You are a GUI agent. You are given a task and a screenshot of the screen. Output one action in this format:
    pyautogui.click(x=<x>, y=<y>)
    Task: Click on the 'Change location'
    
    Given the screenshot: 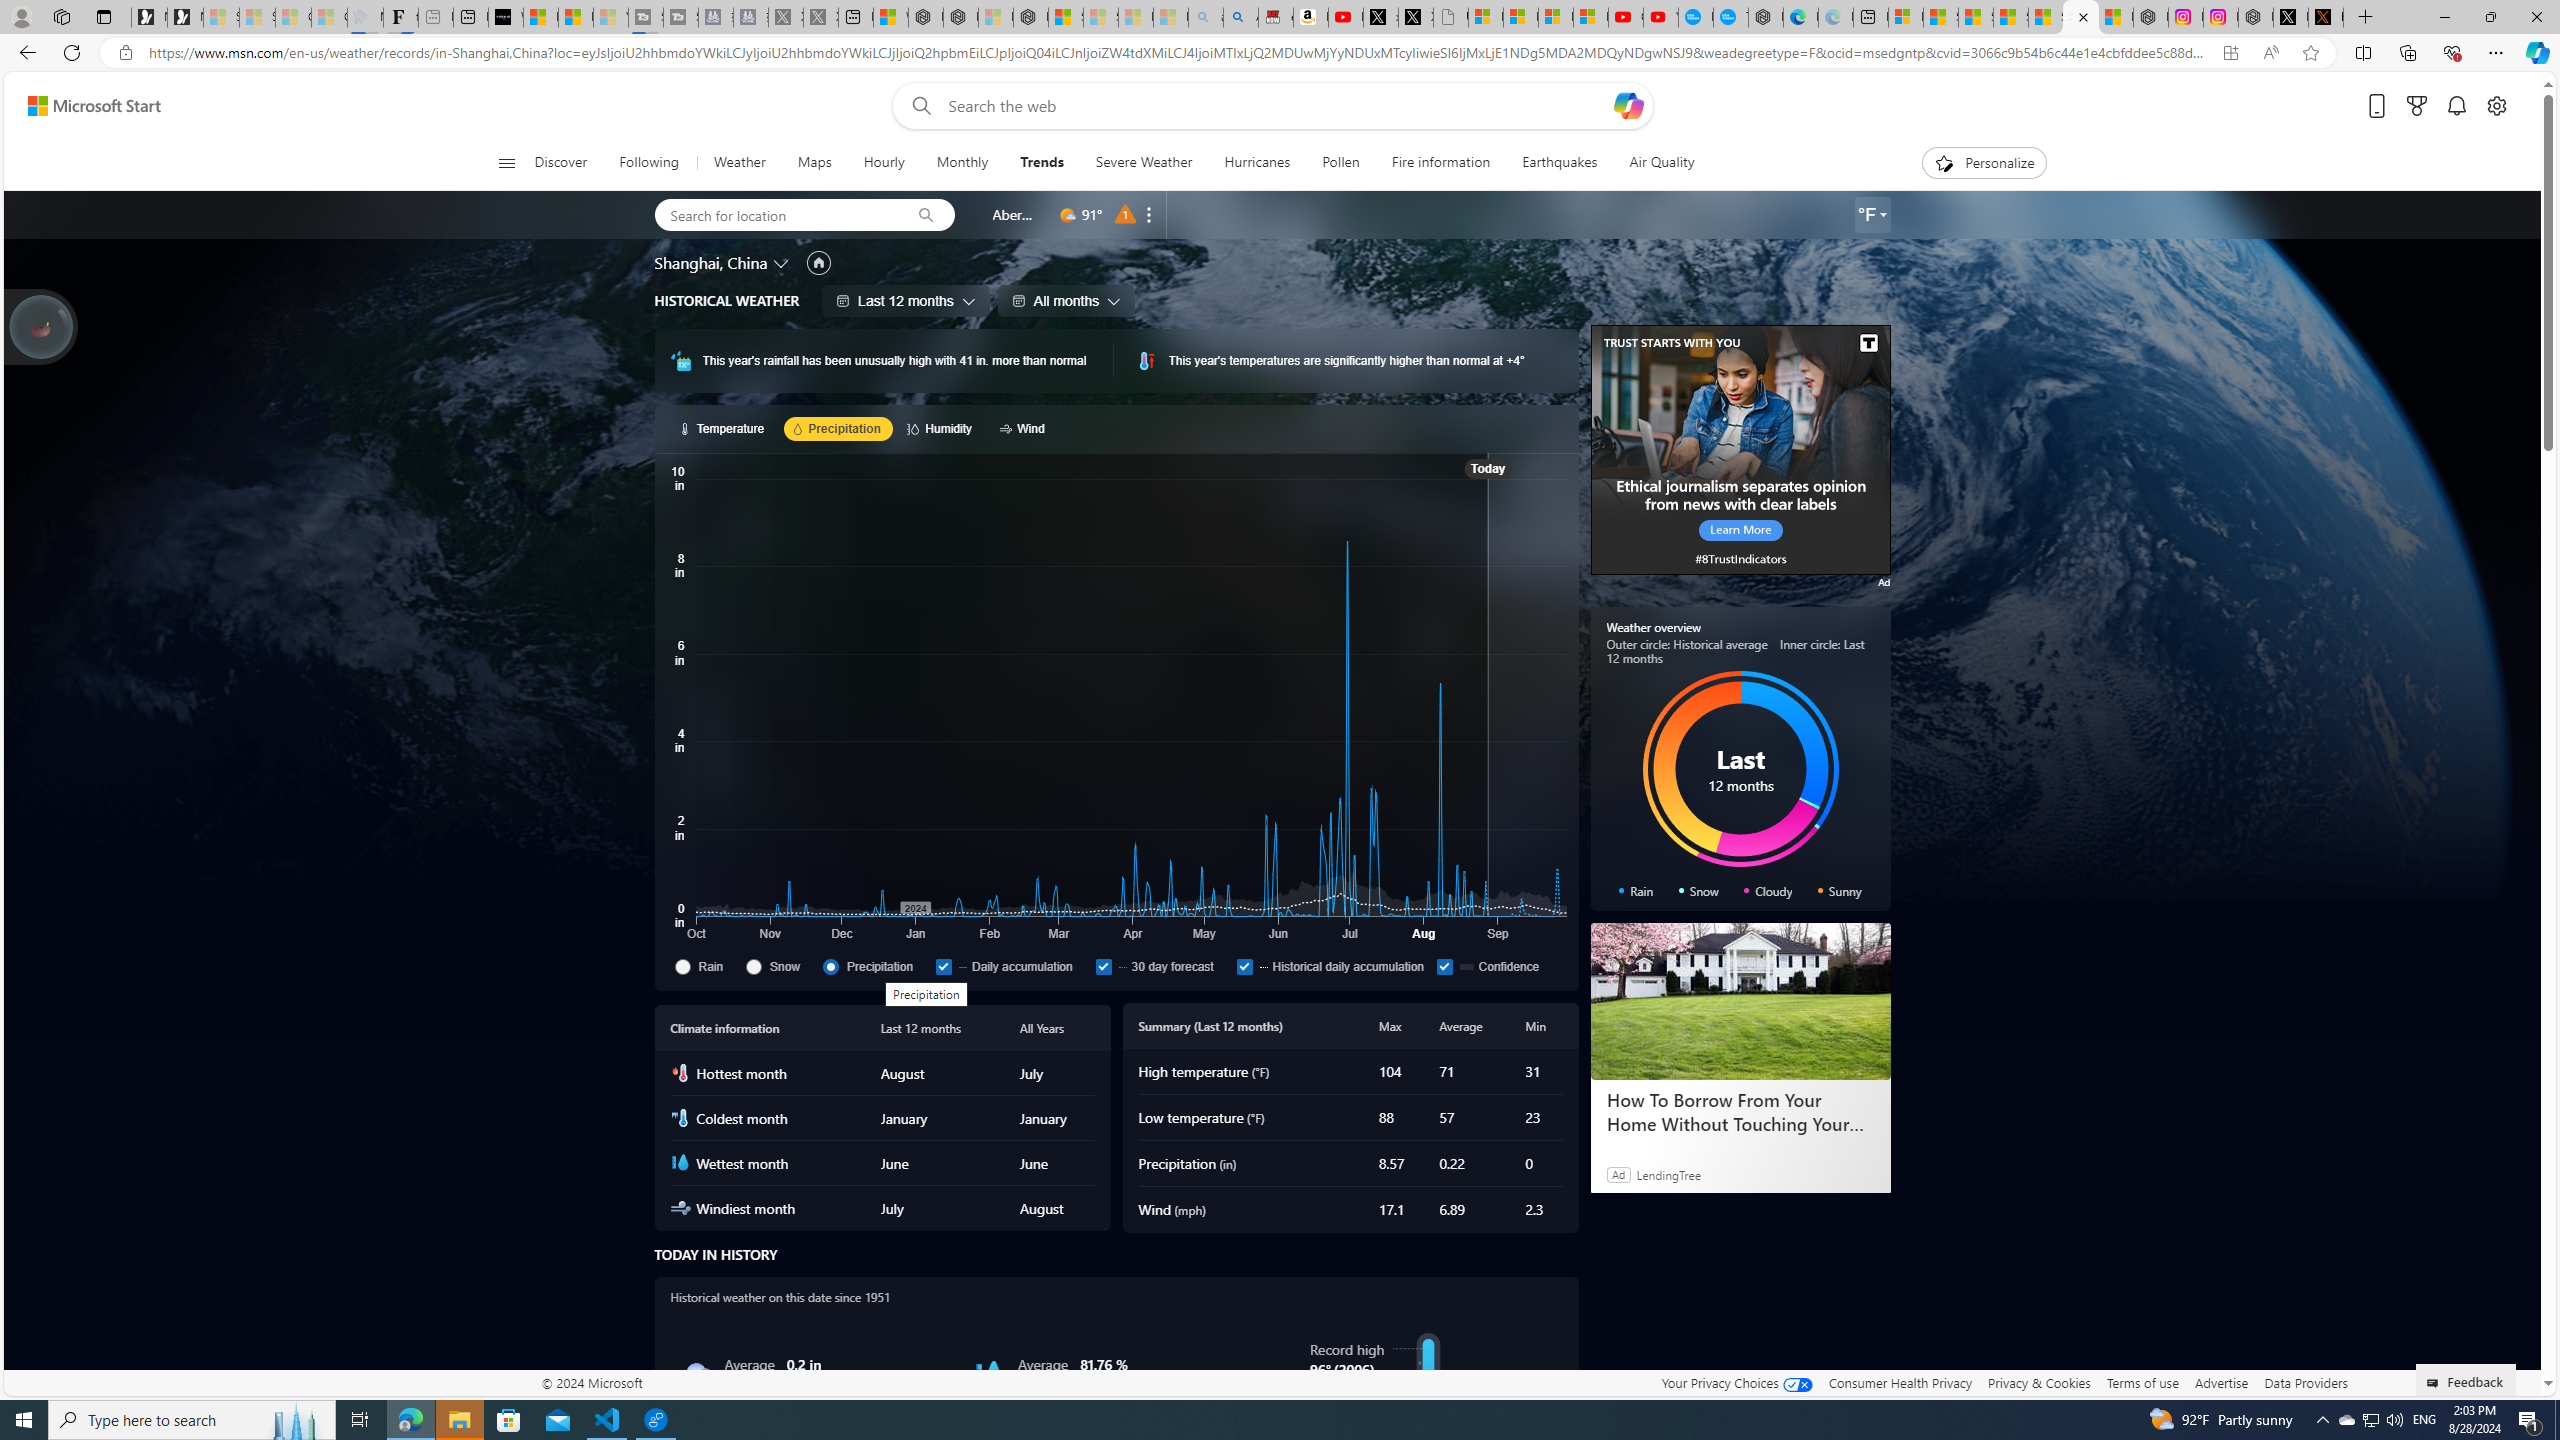 What is the action you would take?
    pyautogui.click(x=782, y=263)
    